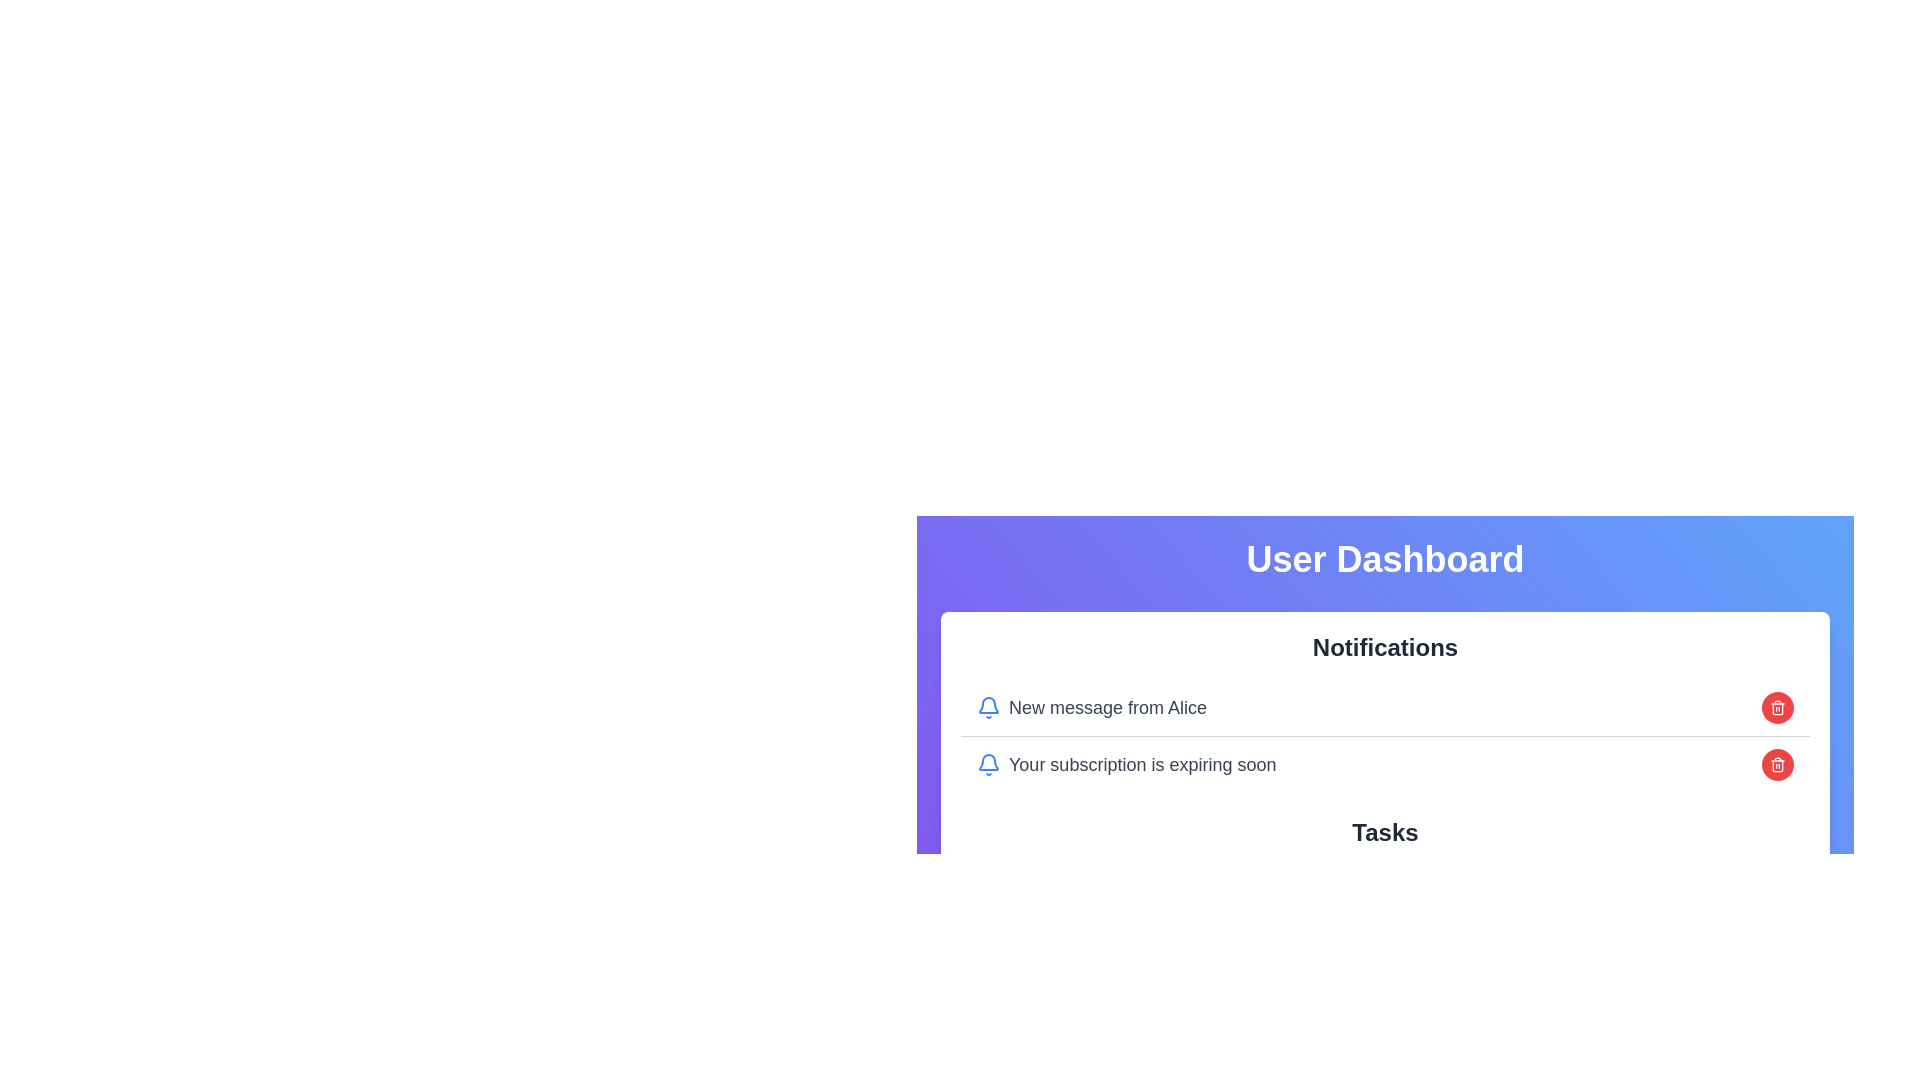 The image size is (1920, 1080). Describe the element at coordinates (1091, 707) in the screenshot. I see `text label stating 'New message from Alice', which is located in the first row of the 'Notifications' section and is styled with a gray font` at that location.